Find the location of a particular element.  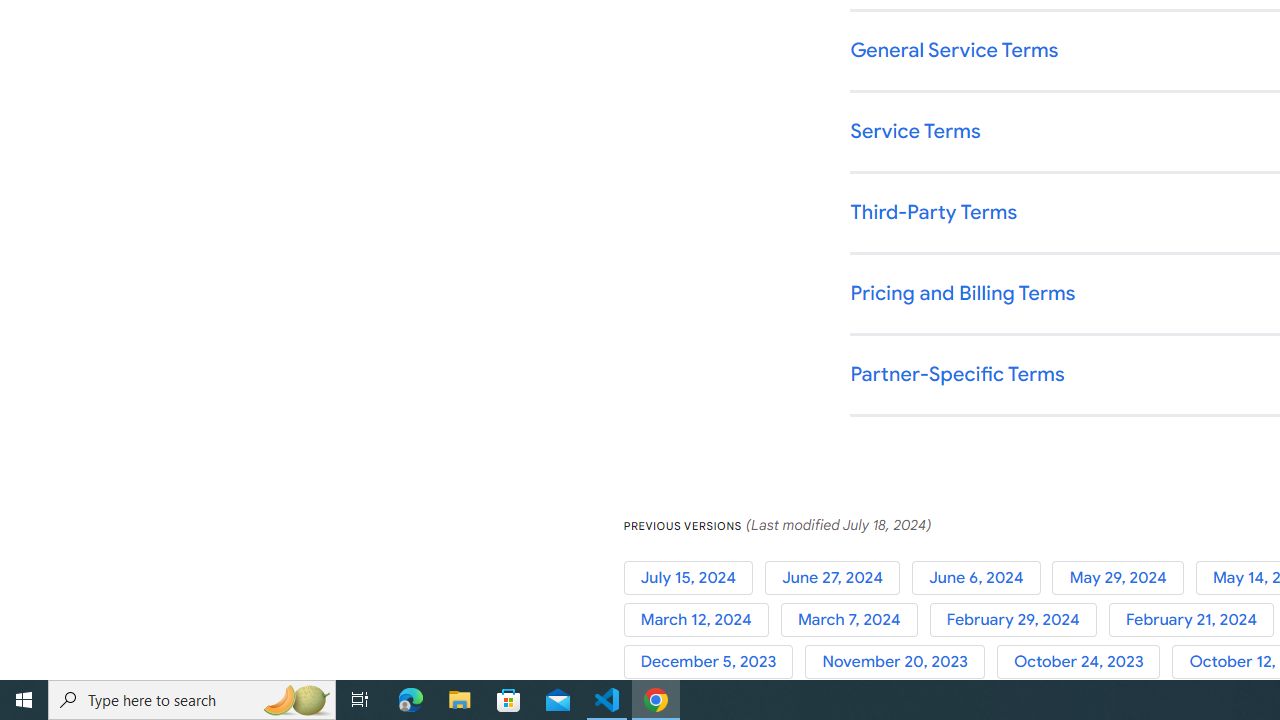

'June 27, 2024' is located at coordinates (837, 577).